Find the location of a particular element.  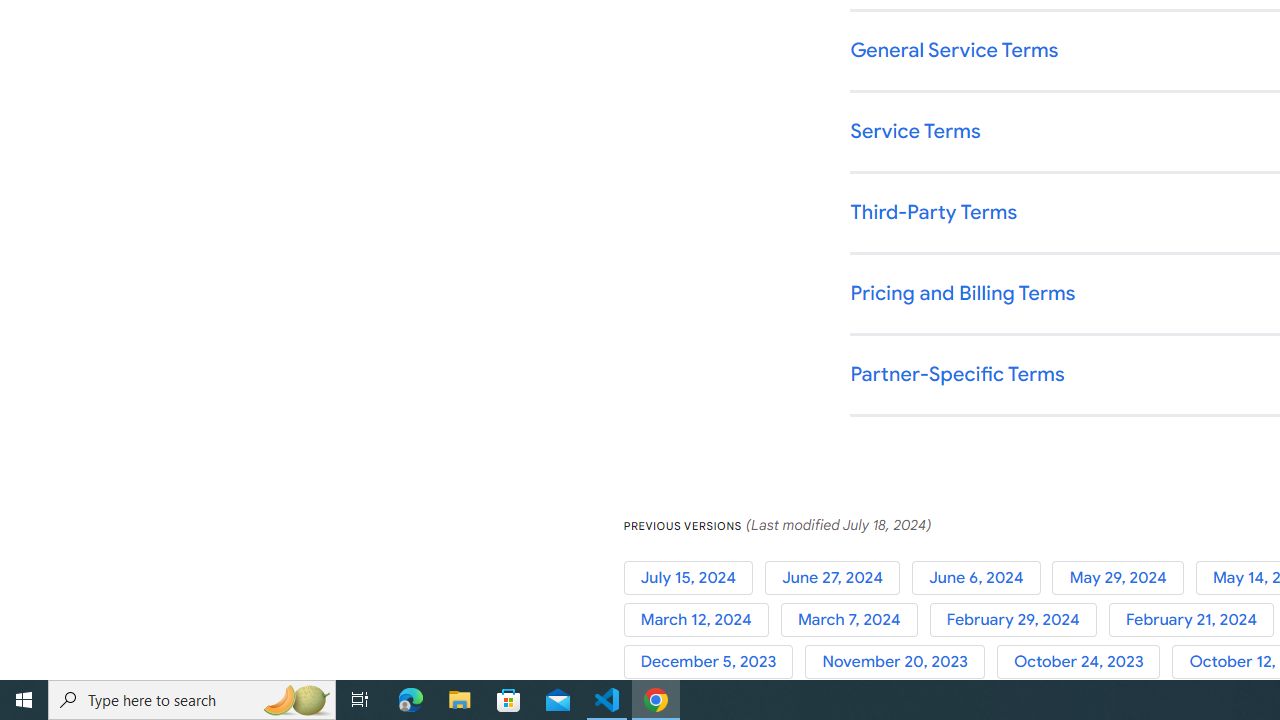

'June 27, 2024' is located at coordinates (837, 577).